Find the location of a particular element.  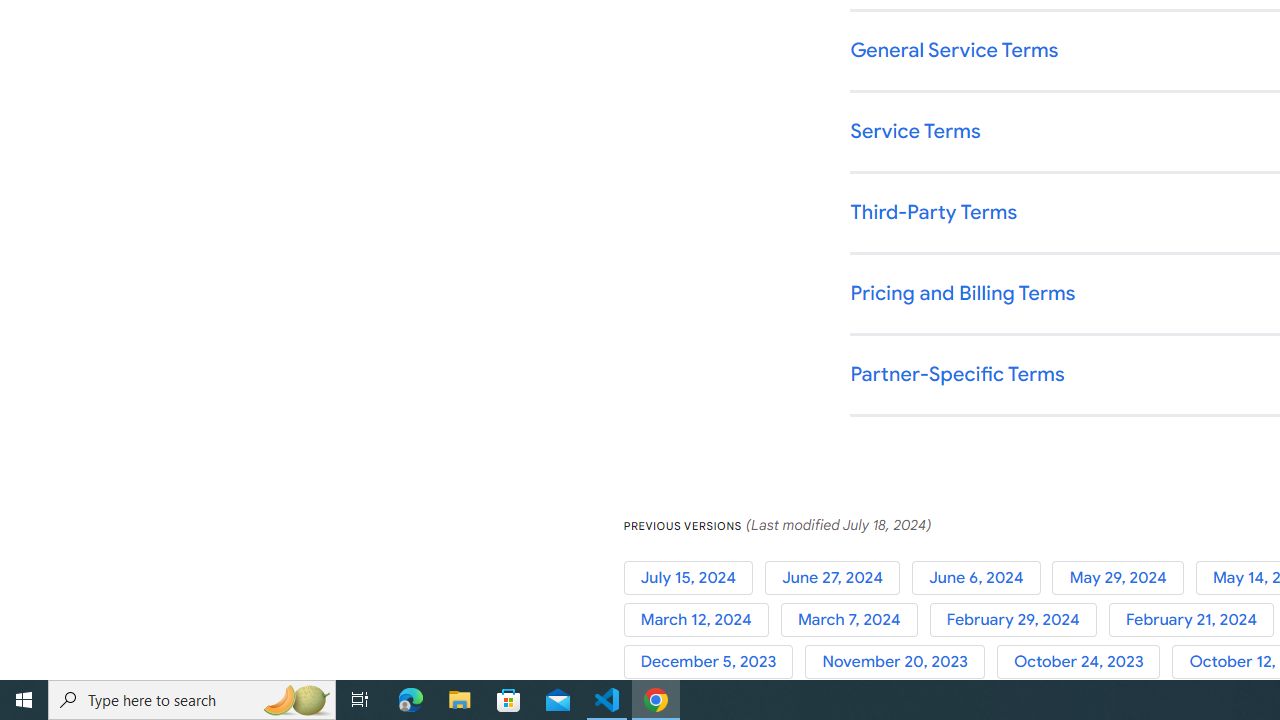

'June 27, 2024' is located at coordinates (837, 577).